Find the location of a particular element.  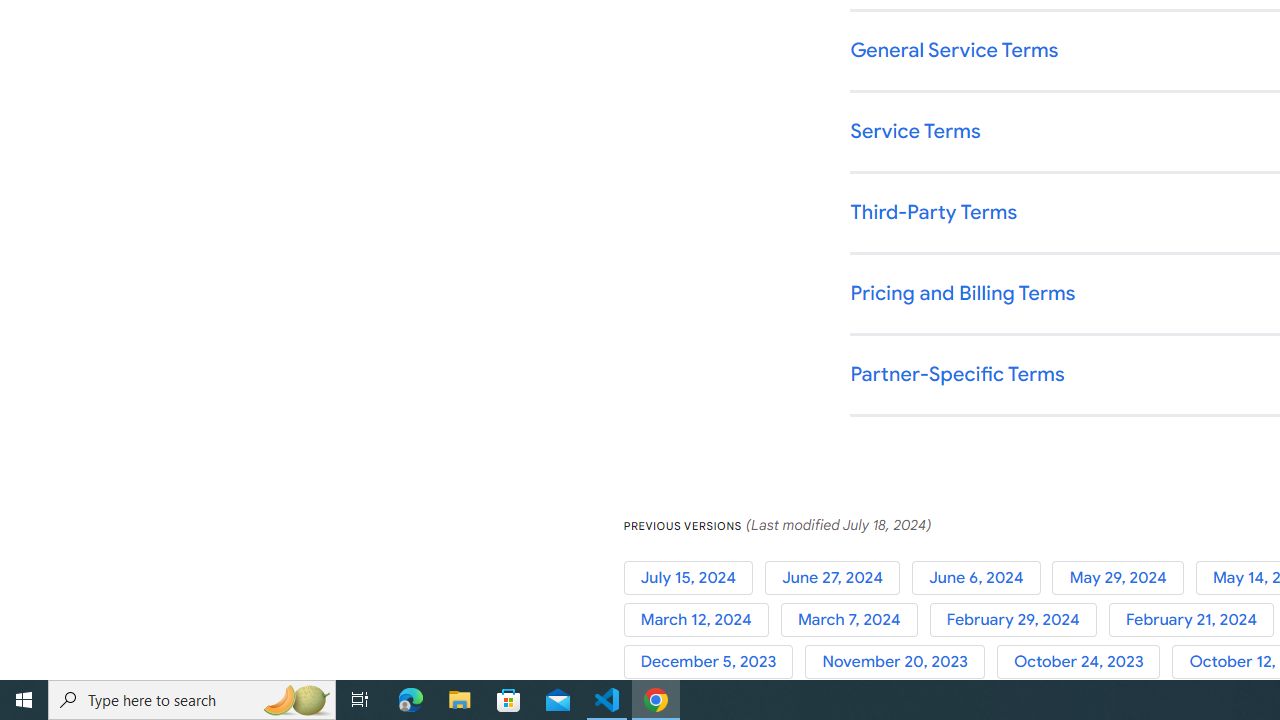

'June 27, 2024' is located at coordinates (837, 577).